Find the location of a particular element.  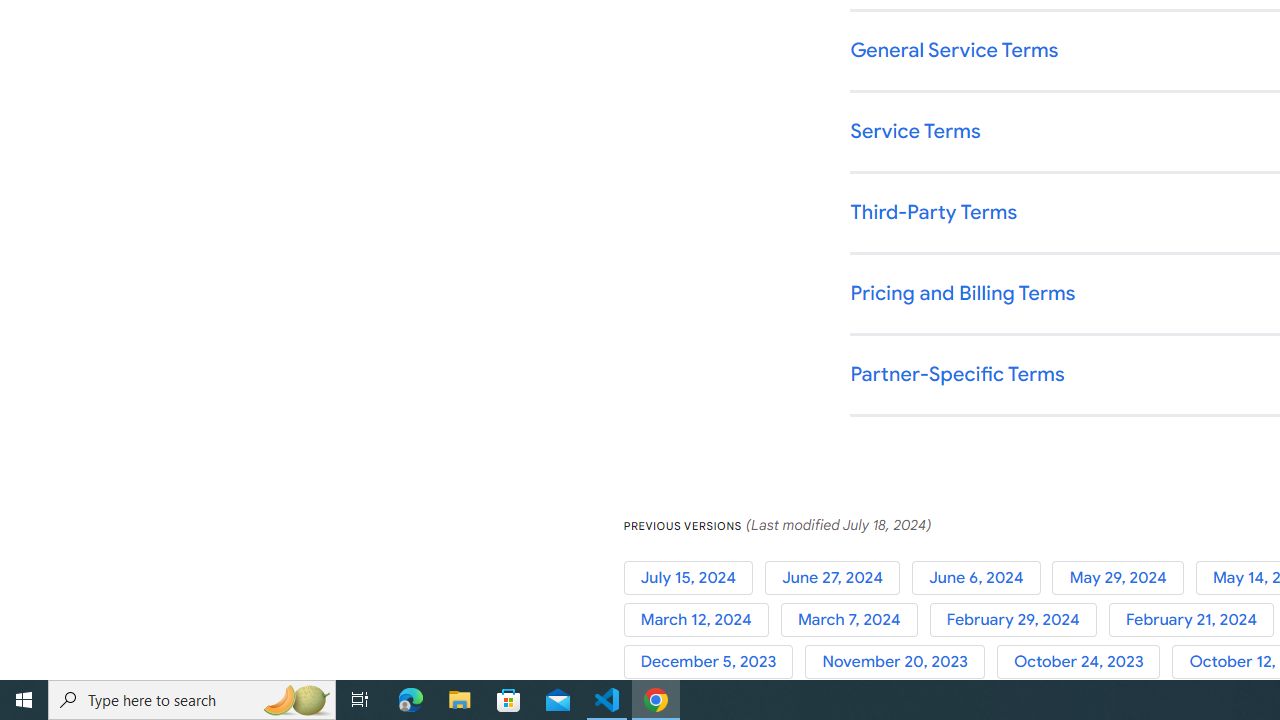

'June 27, 2024' is located at coordinates (837, 577).